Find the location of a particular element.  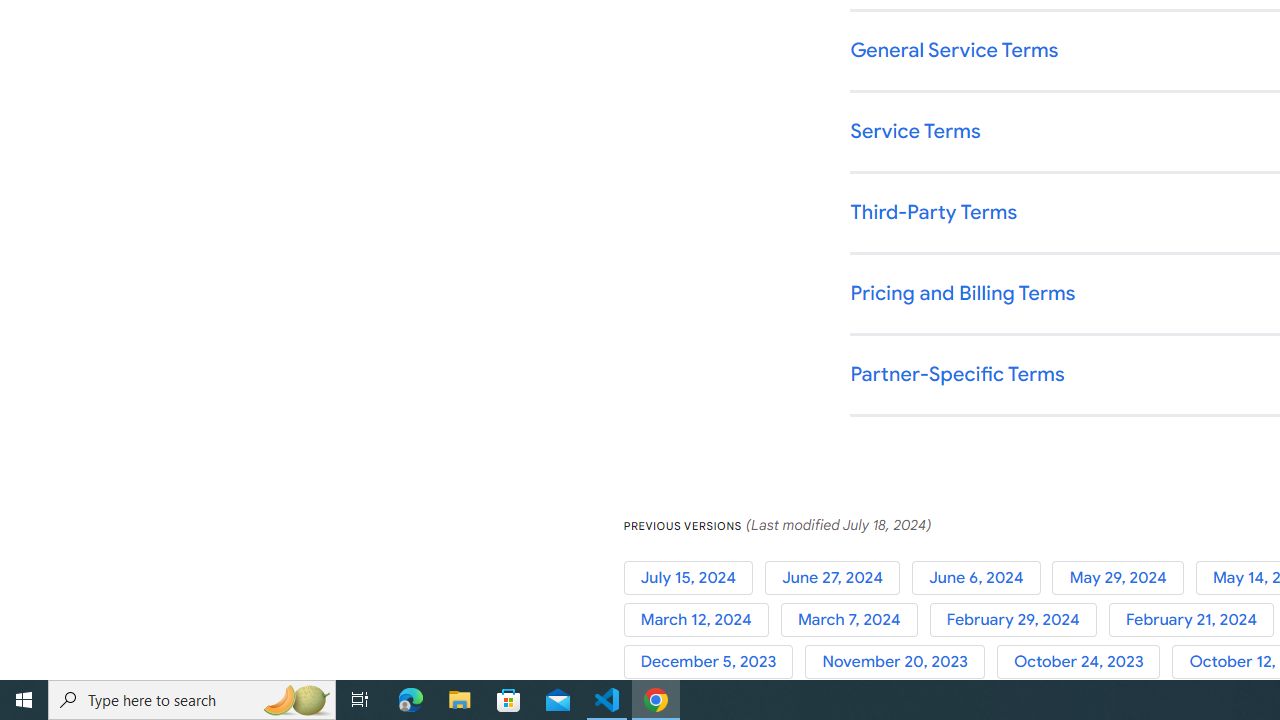

'June 27, 2024' is located at coordinates (837, 577).